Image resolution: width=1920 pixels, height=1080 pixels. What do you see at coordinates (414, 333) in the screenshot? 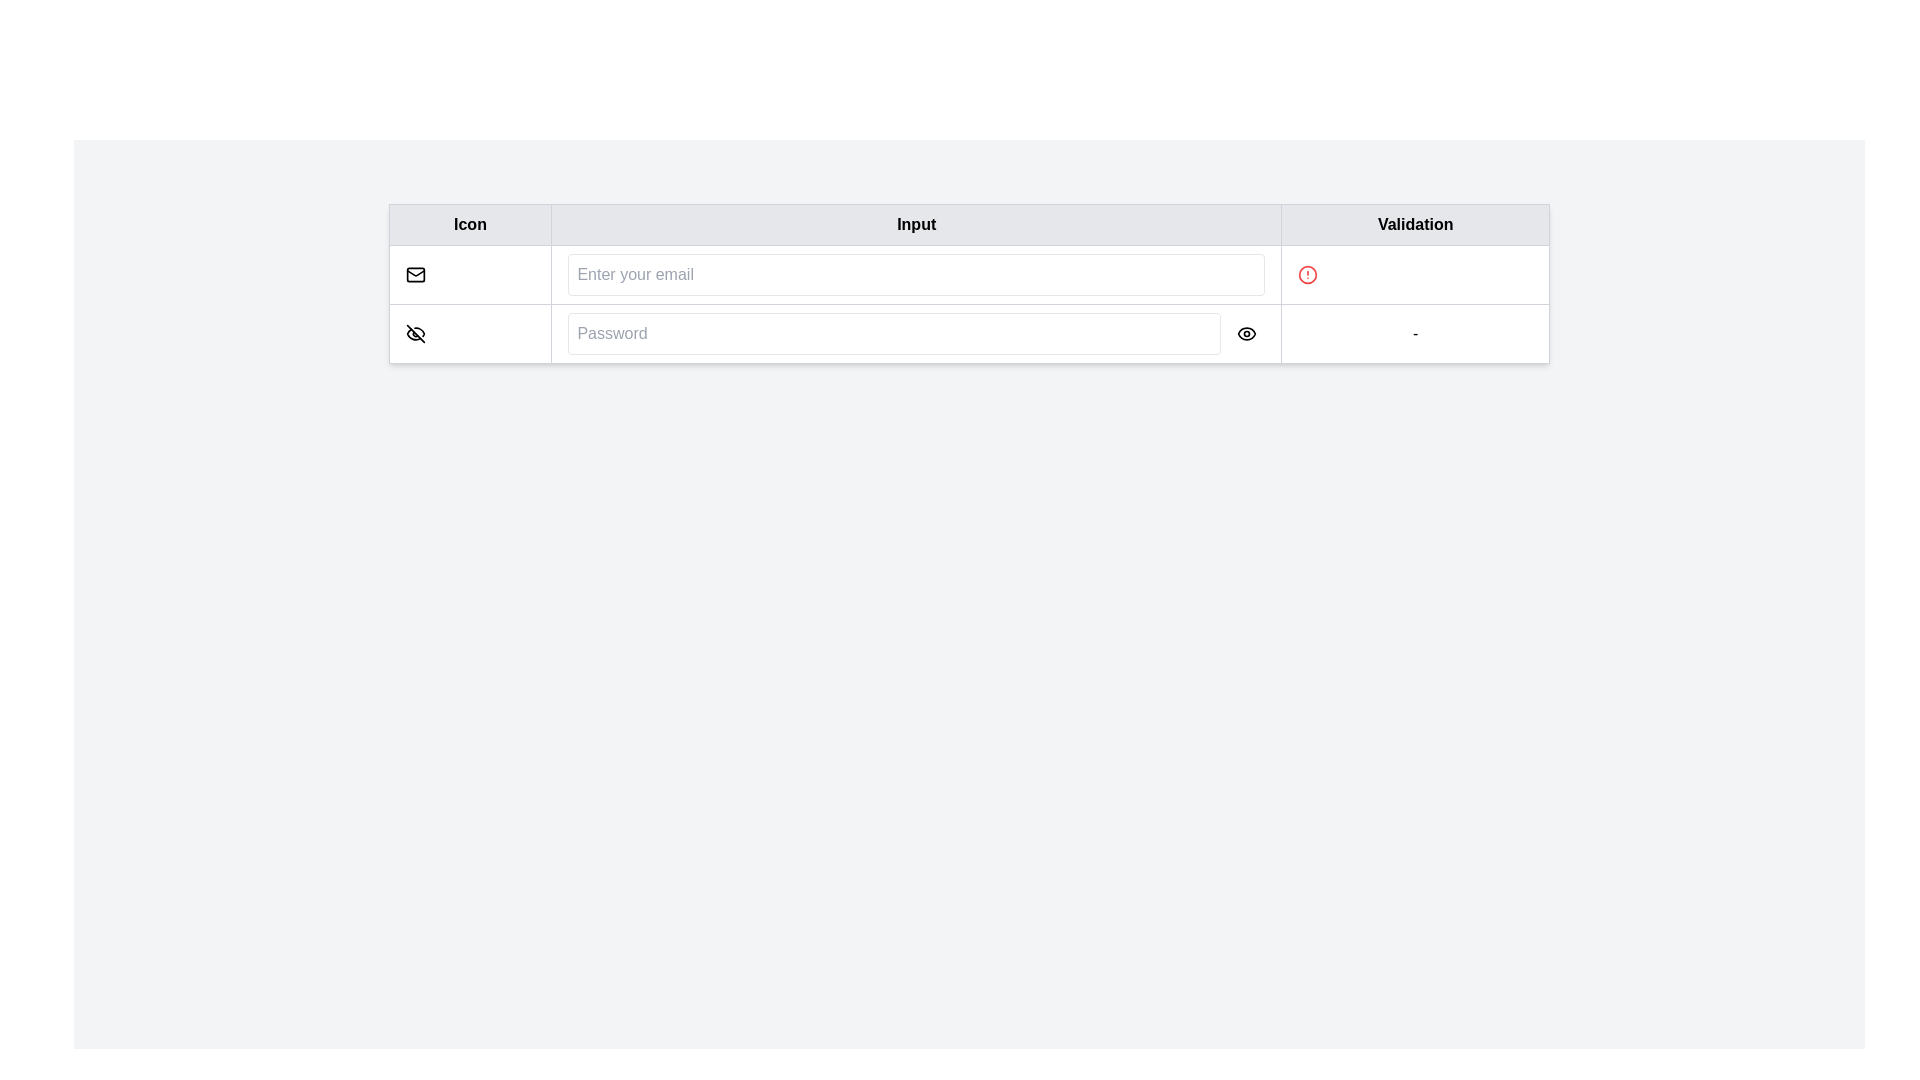
I see `the Password visibility toggle icon located in the second row, first column of the layout` at bounding box center [414, 333].